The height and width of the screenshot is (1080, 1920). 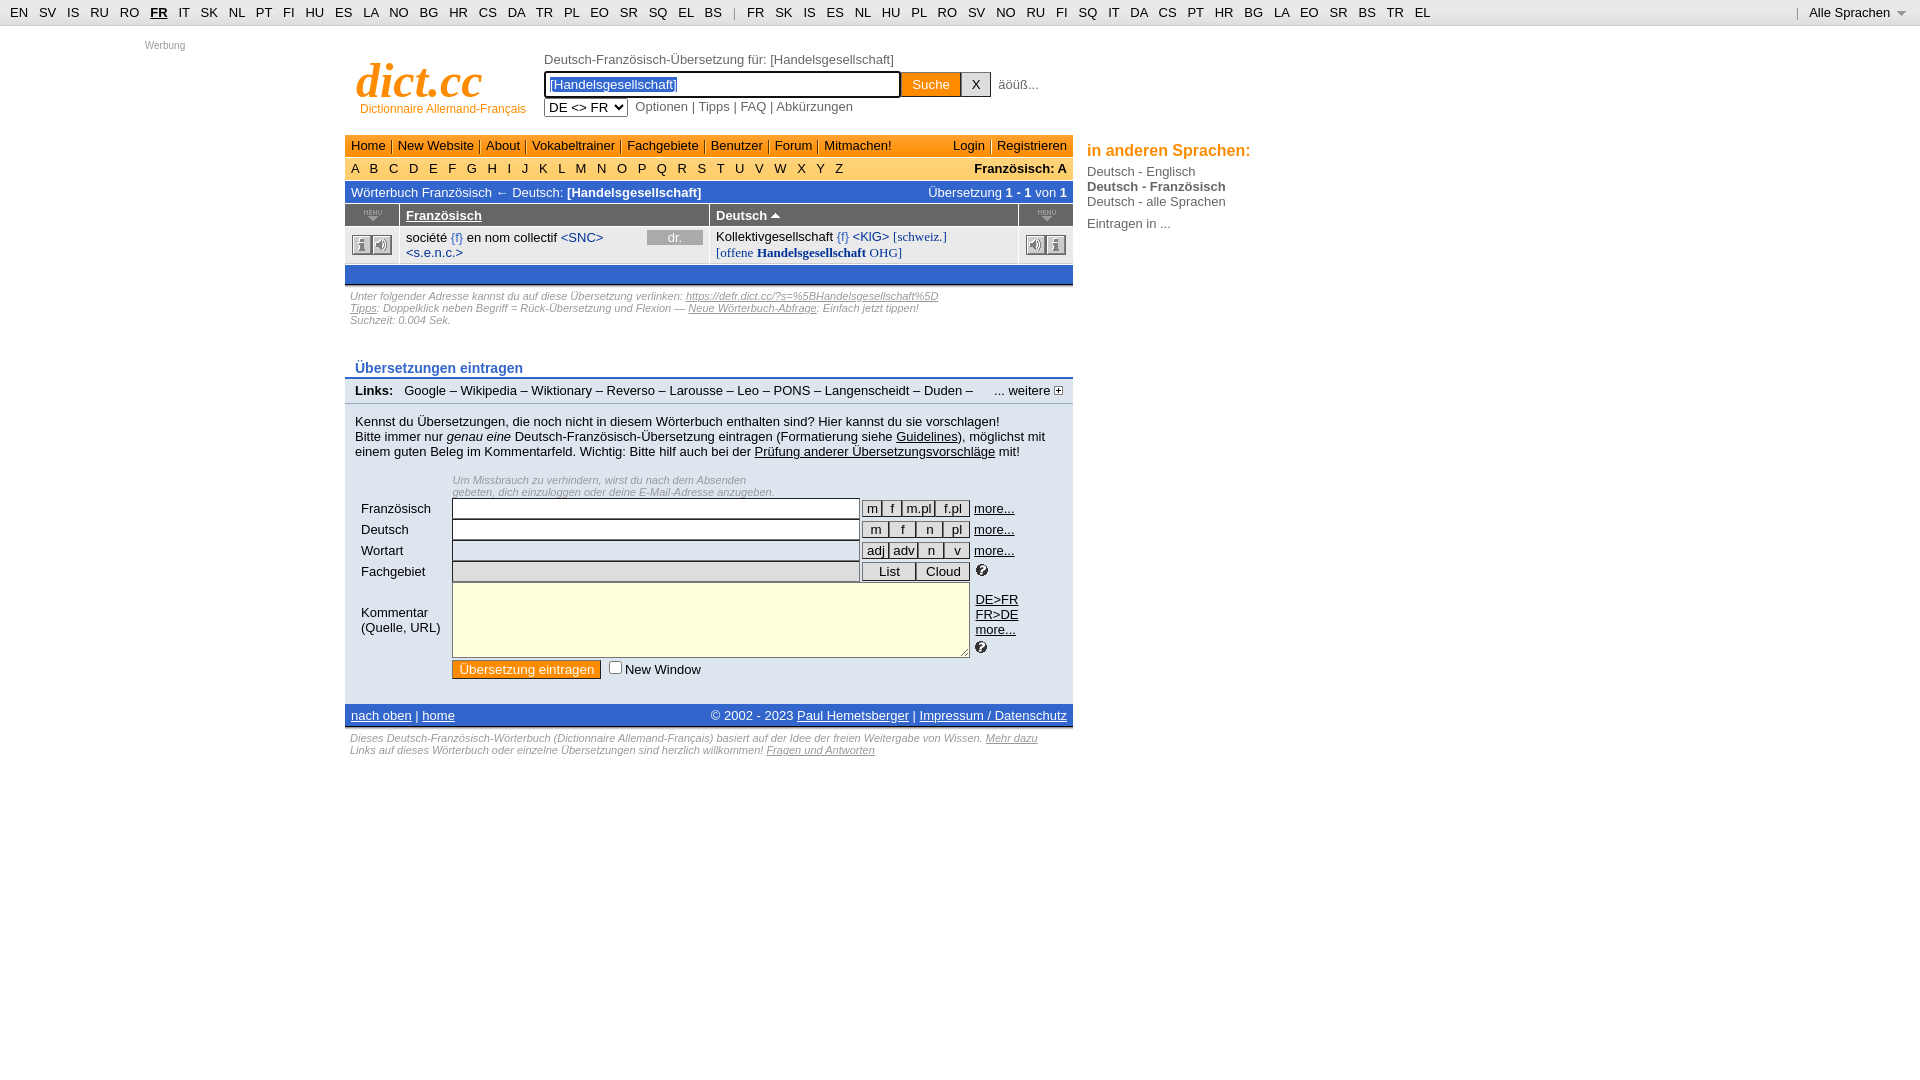 What do you see at coordinates (451, 167) in the screenshot?
I see `'F'` at bounding box center [451, 167].